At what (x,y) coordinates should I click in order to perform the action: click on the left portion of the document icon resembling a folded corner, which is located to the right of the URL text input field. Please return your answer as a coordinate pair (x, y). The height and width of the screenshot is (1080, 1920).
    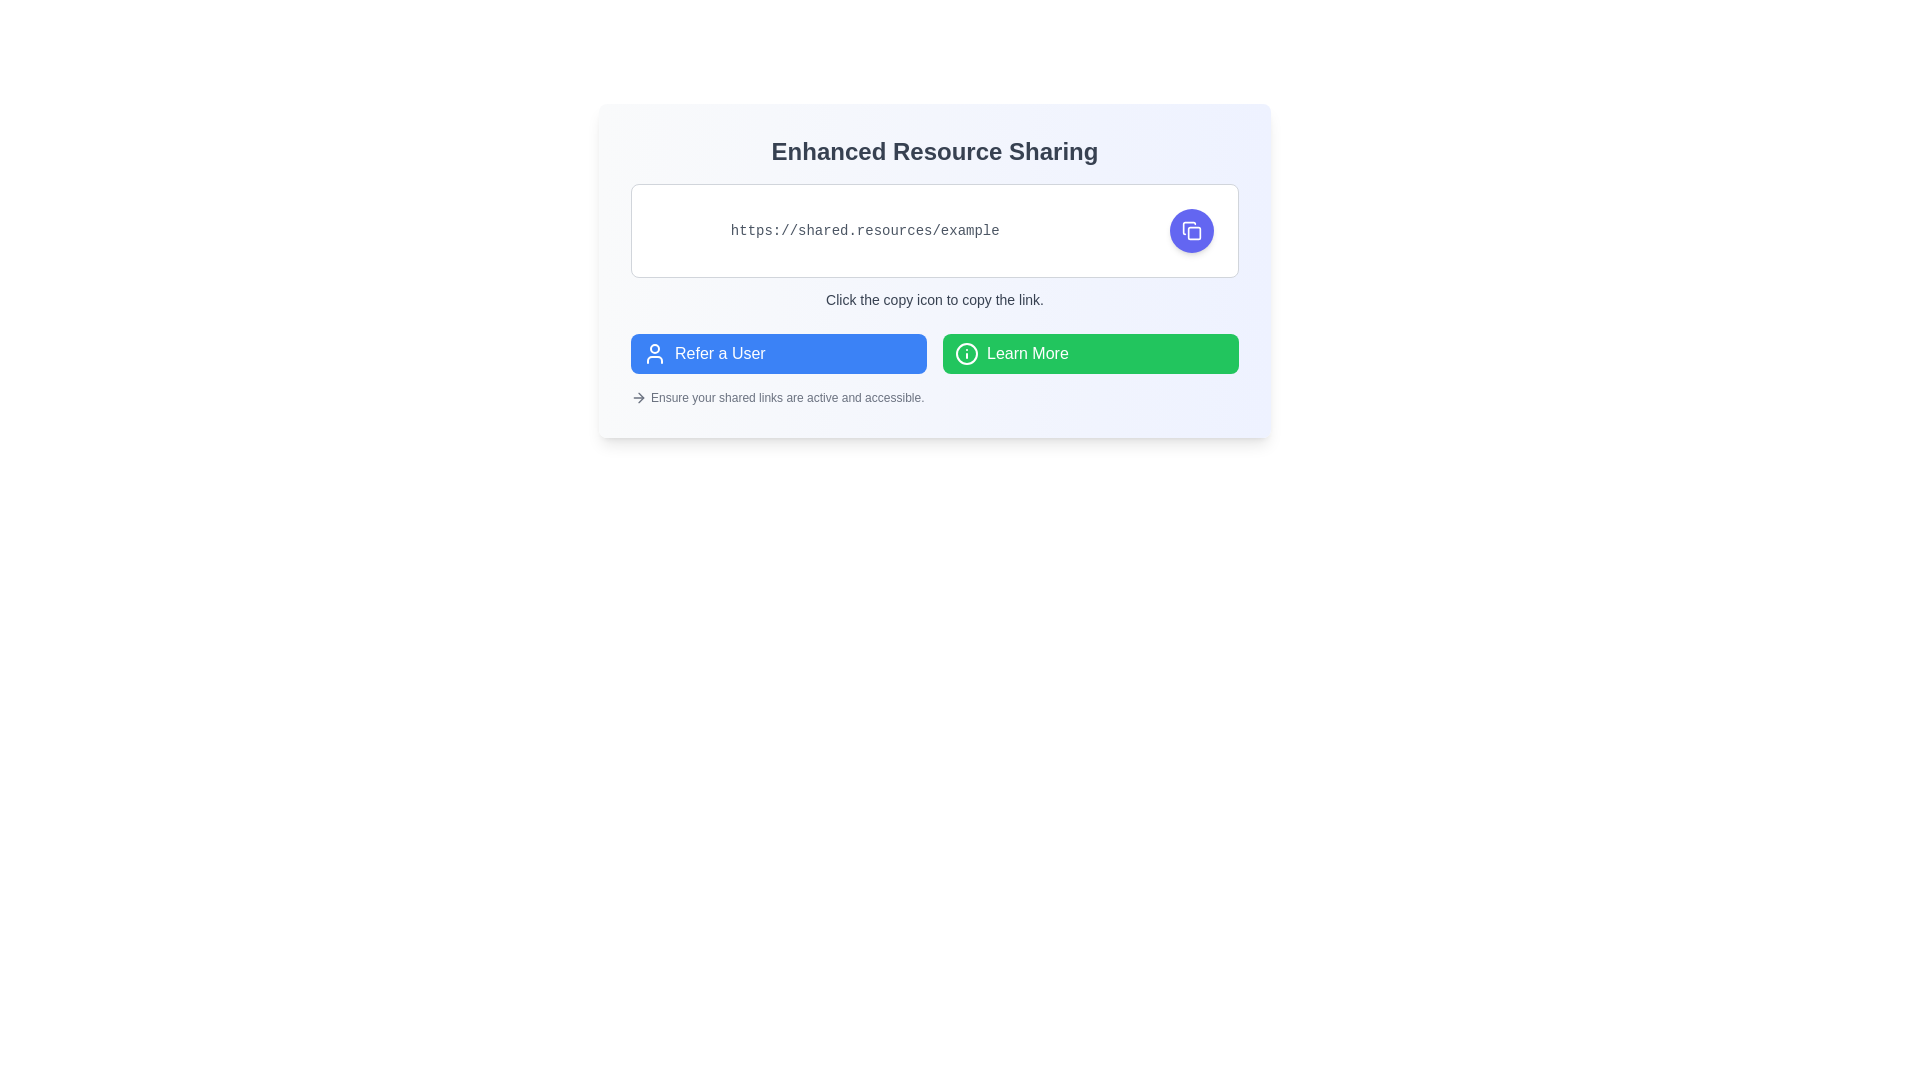
    Looking at the image, I should click on (1189, 227).